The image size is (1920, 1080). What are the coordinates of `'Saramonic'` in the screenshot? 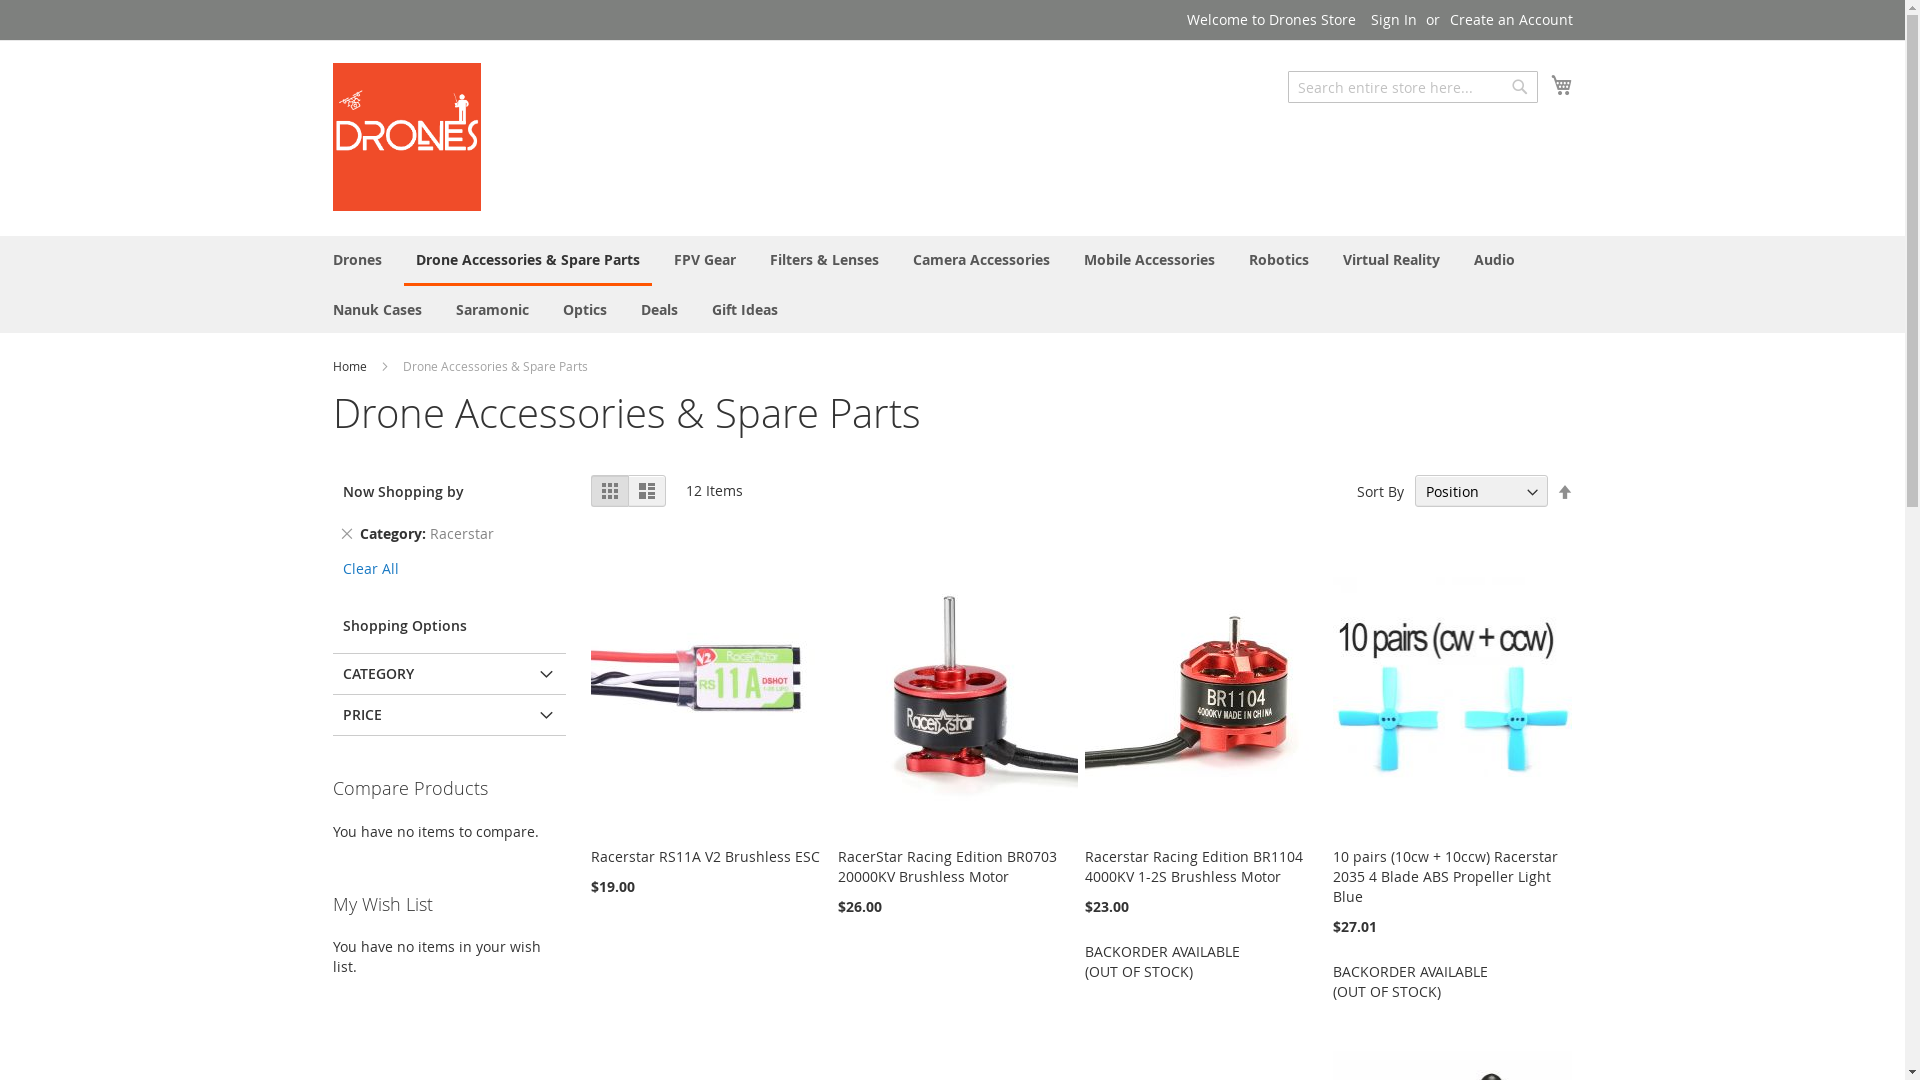 It's located at (492, 309).